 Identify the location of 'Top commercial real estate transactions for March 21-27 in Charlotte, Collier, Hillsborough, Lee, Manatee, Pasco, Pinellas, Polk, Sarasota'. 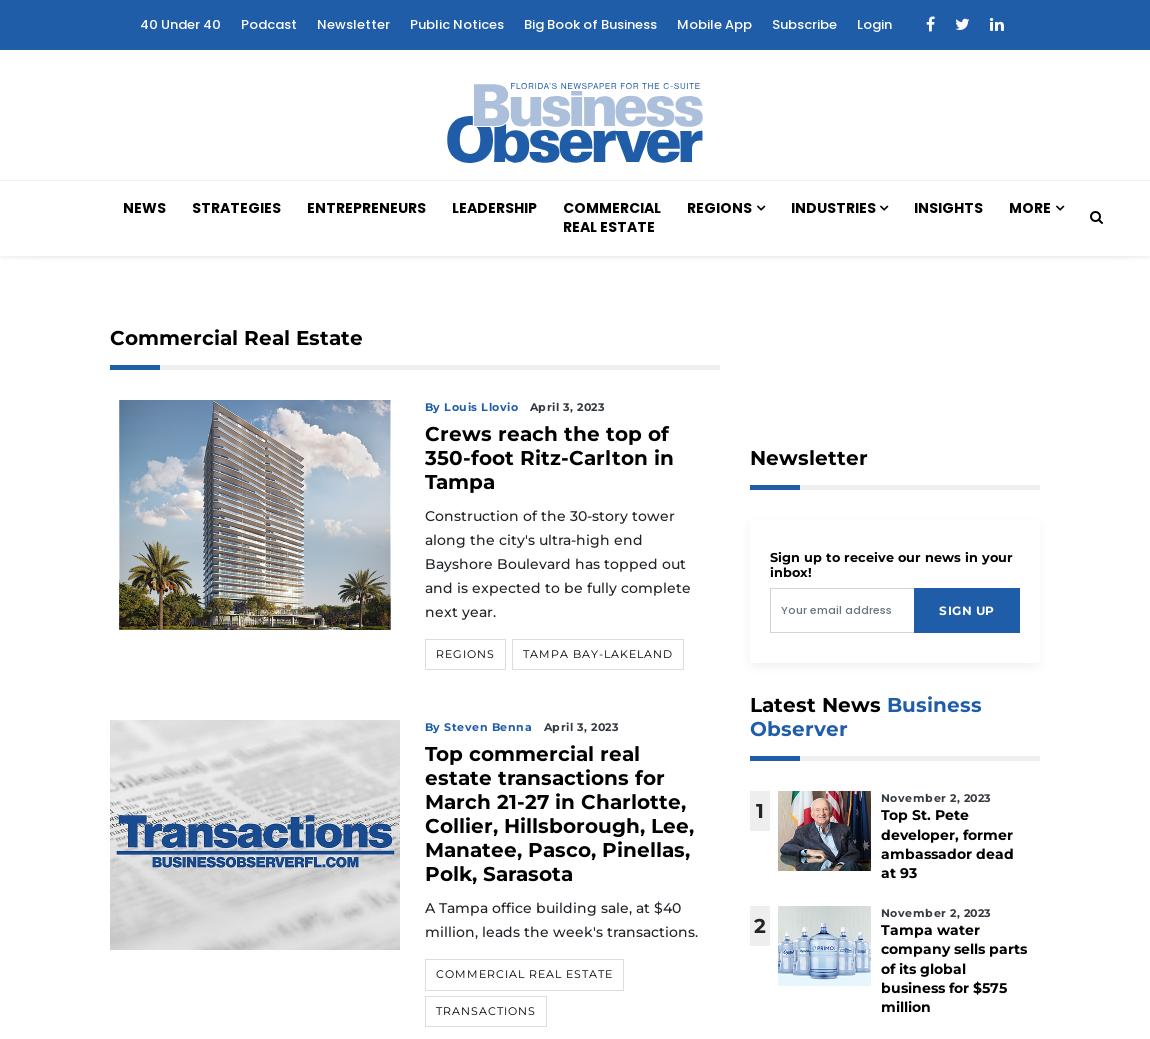
(558, 812).